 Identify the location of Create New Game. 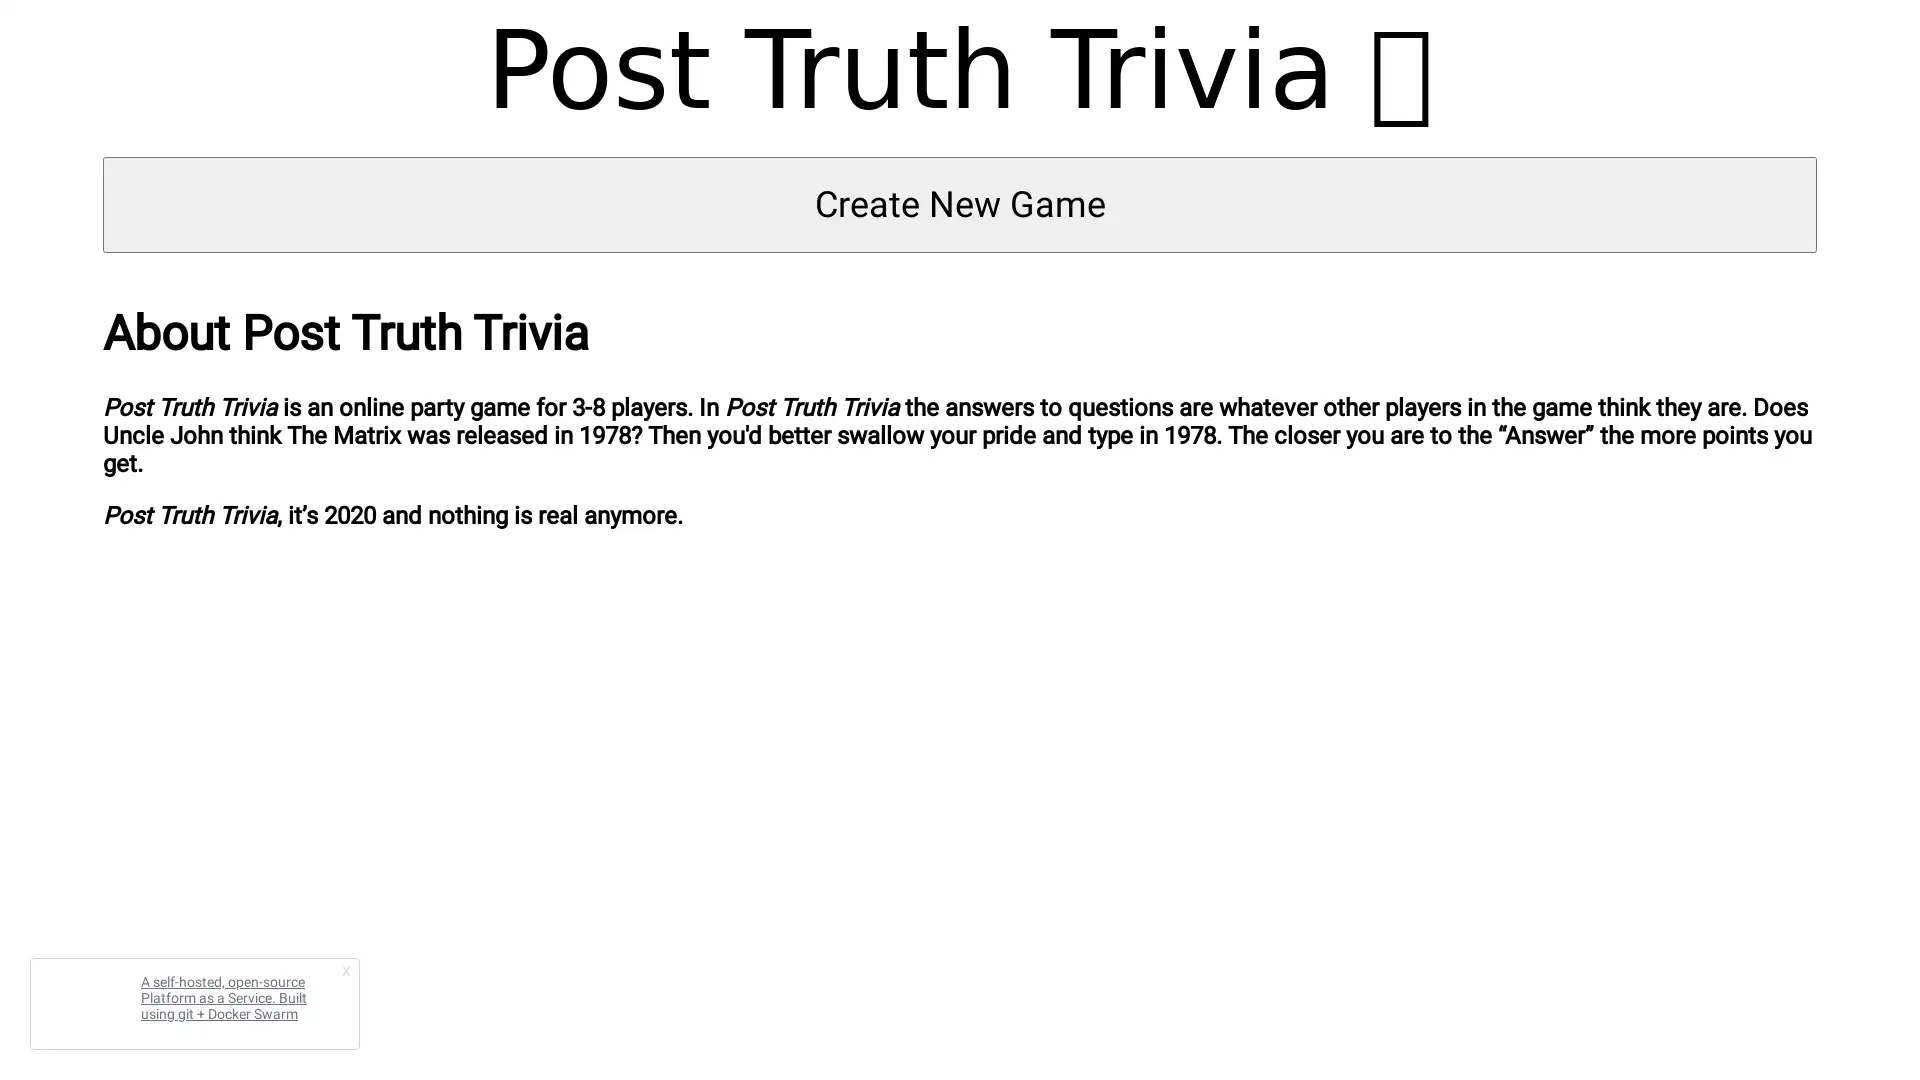
(958, 204).